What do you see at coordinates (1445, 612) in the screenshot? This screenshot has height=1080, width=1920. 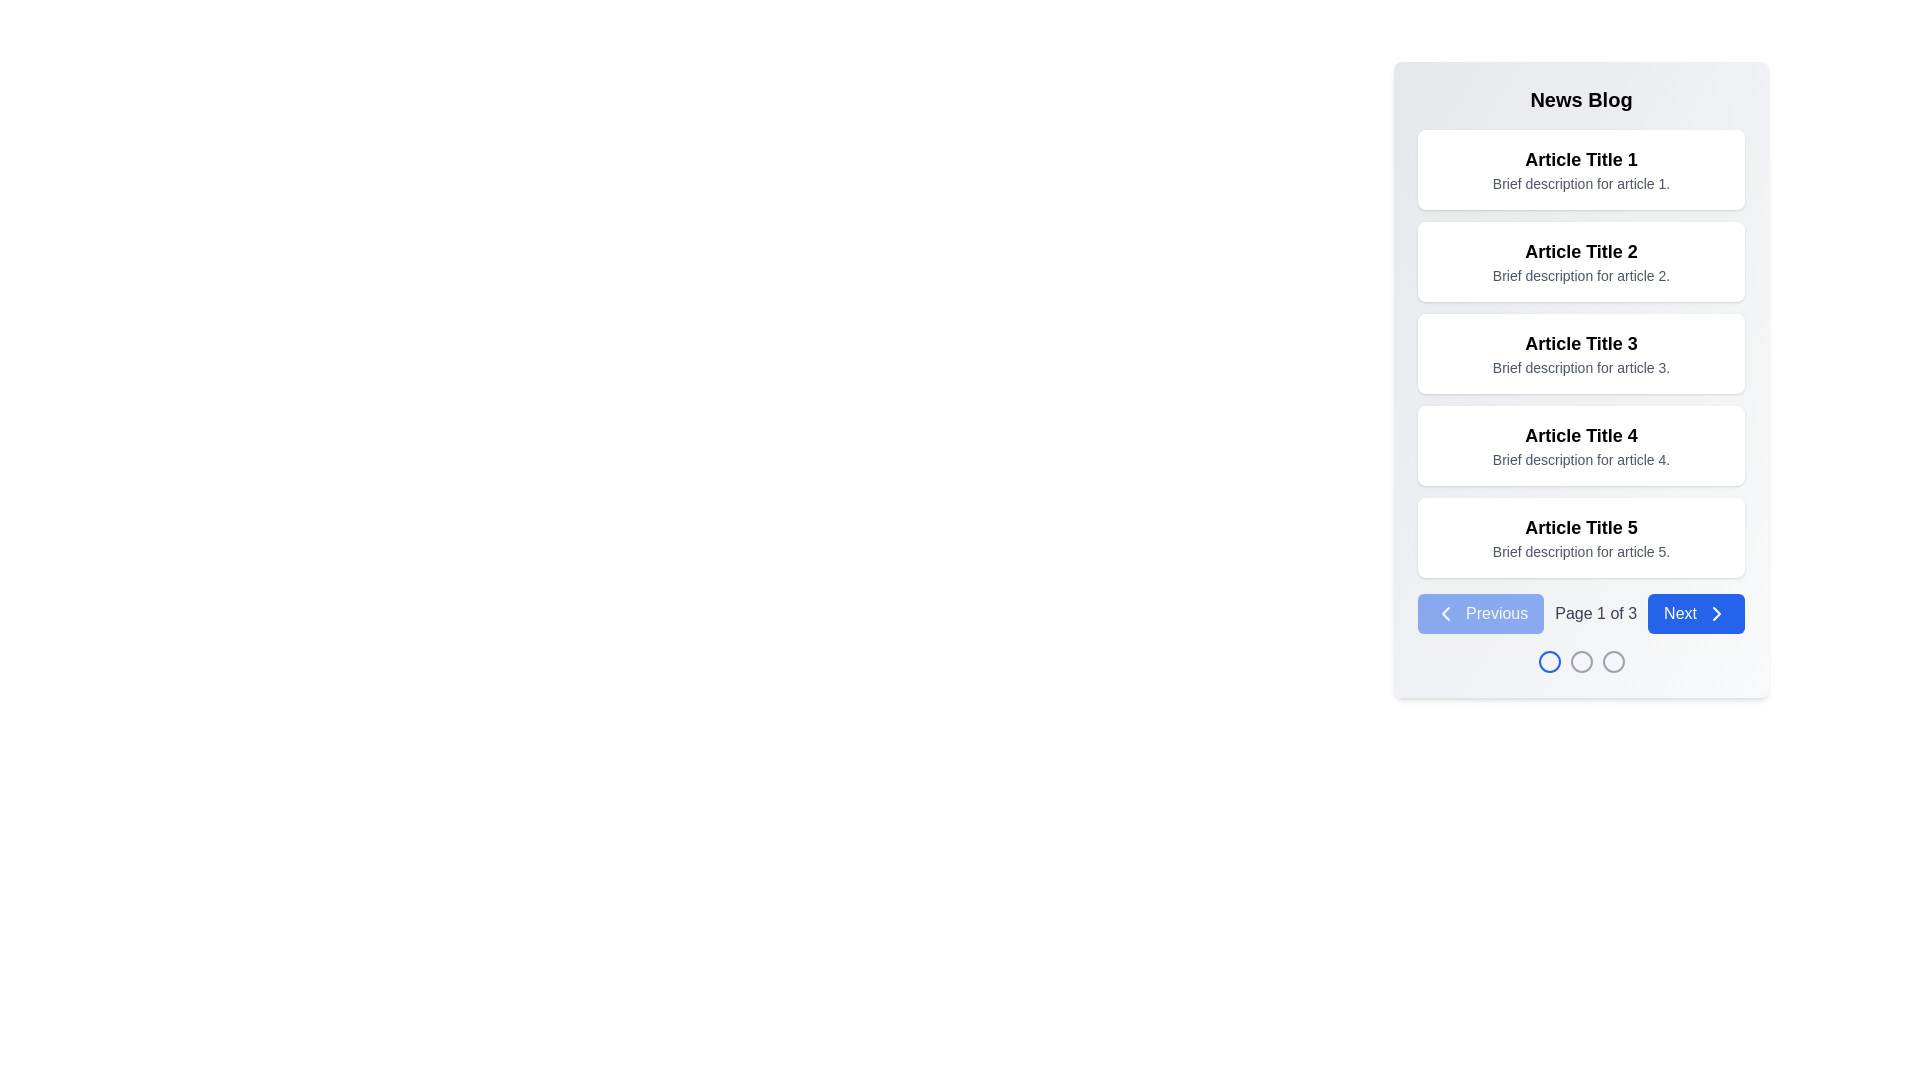 I see `the 'Previous' navigation icon located within the blue rectangular button to the left of the text 'Previous' in the pagination controls` at bounding box center [1445, 612].